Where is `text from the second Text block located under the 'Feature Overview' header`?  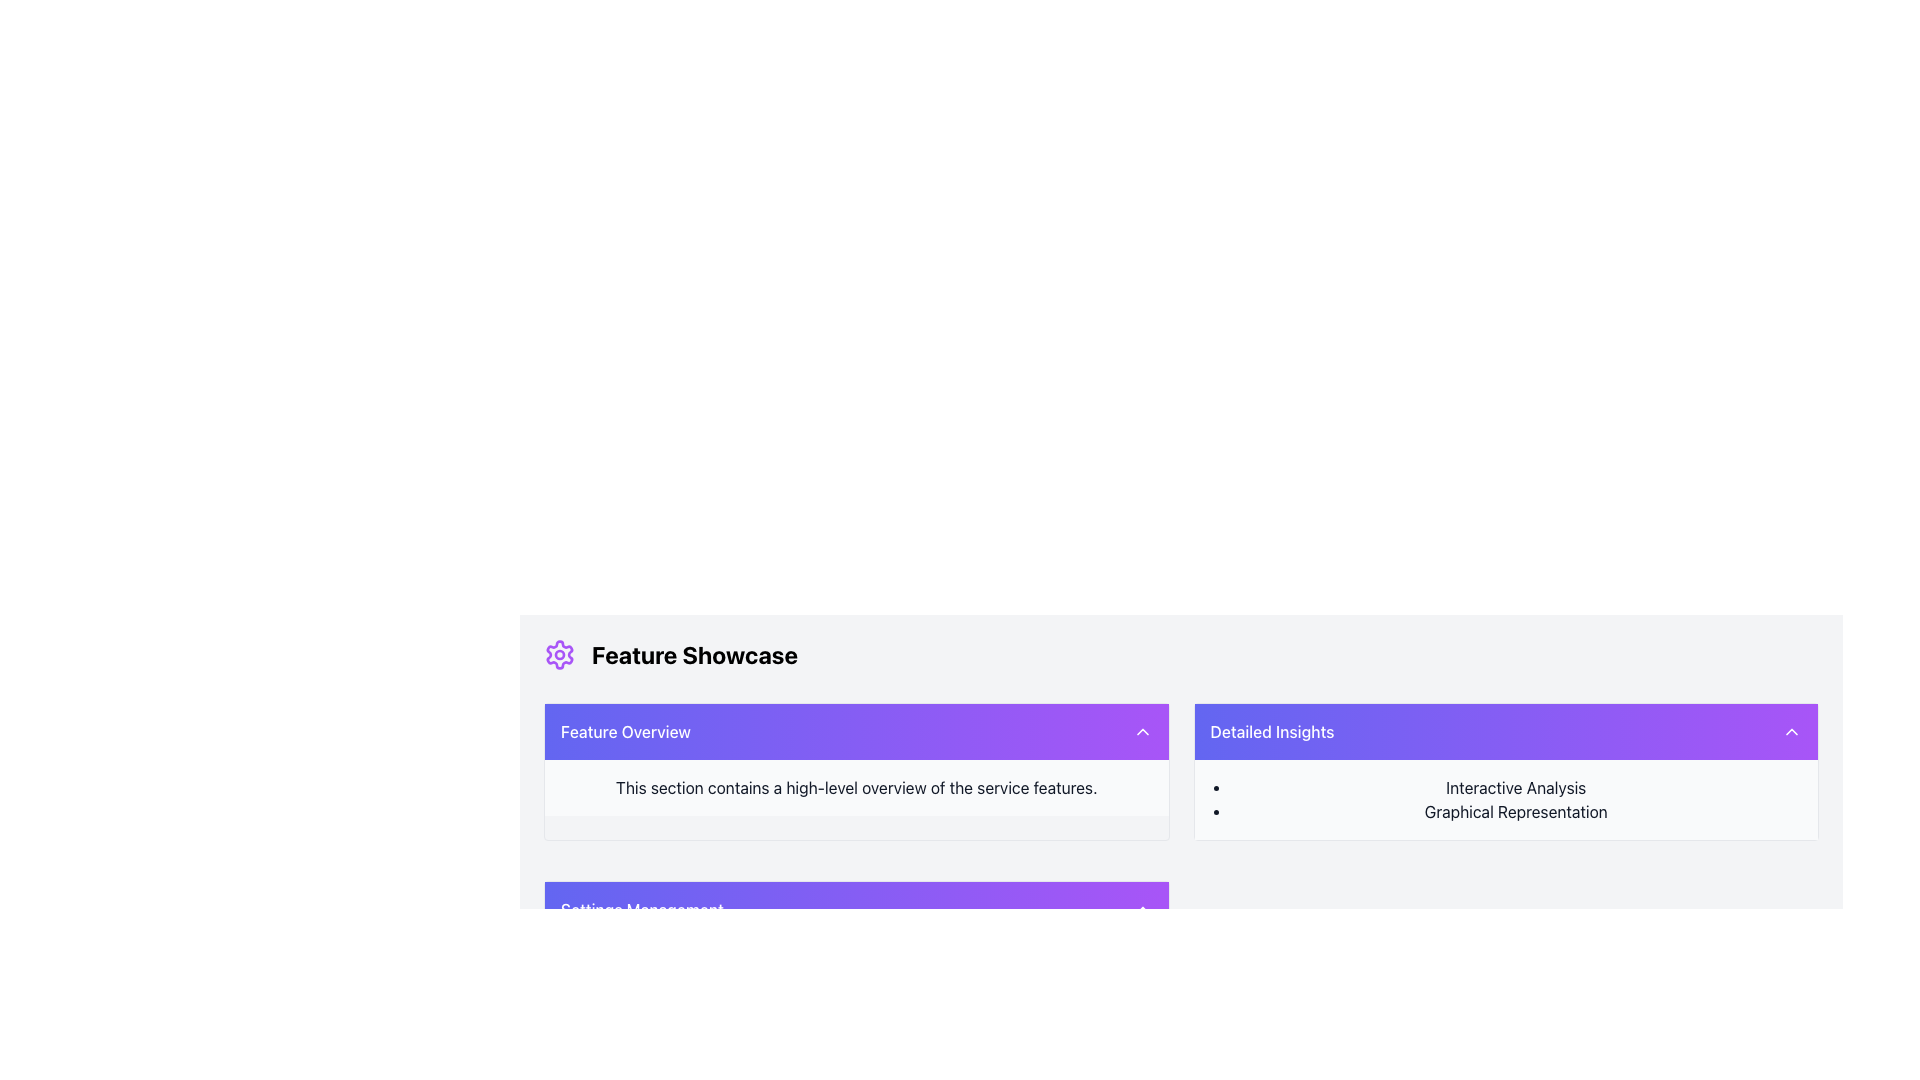 text from the second Text block located under the 'Feature Overview' header is located at coordinates (856, 786).